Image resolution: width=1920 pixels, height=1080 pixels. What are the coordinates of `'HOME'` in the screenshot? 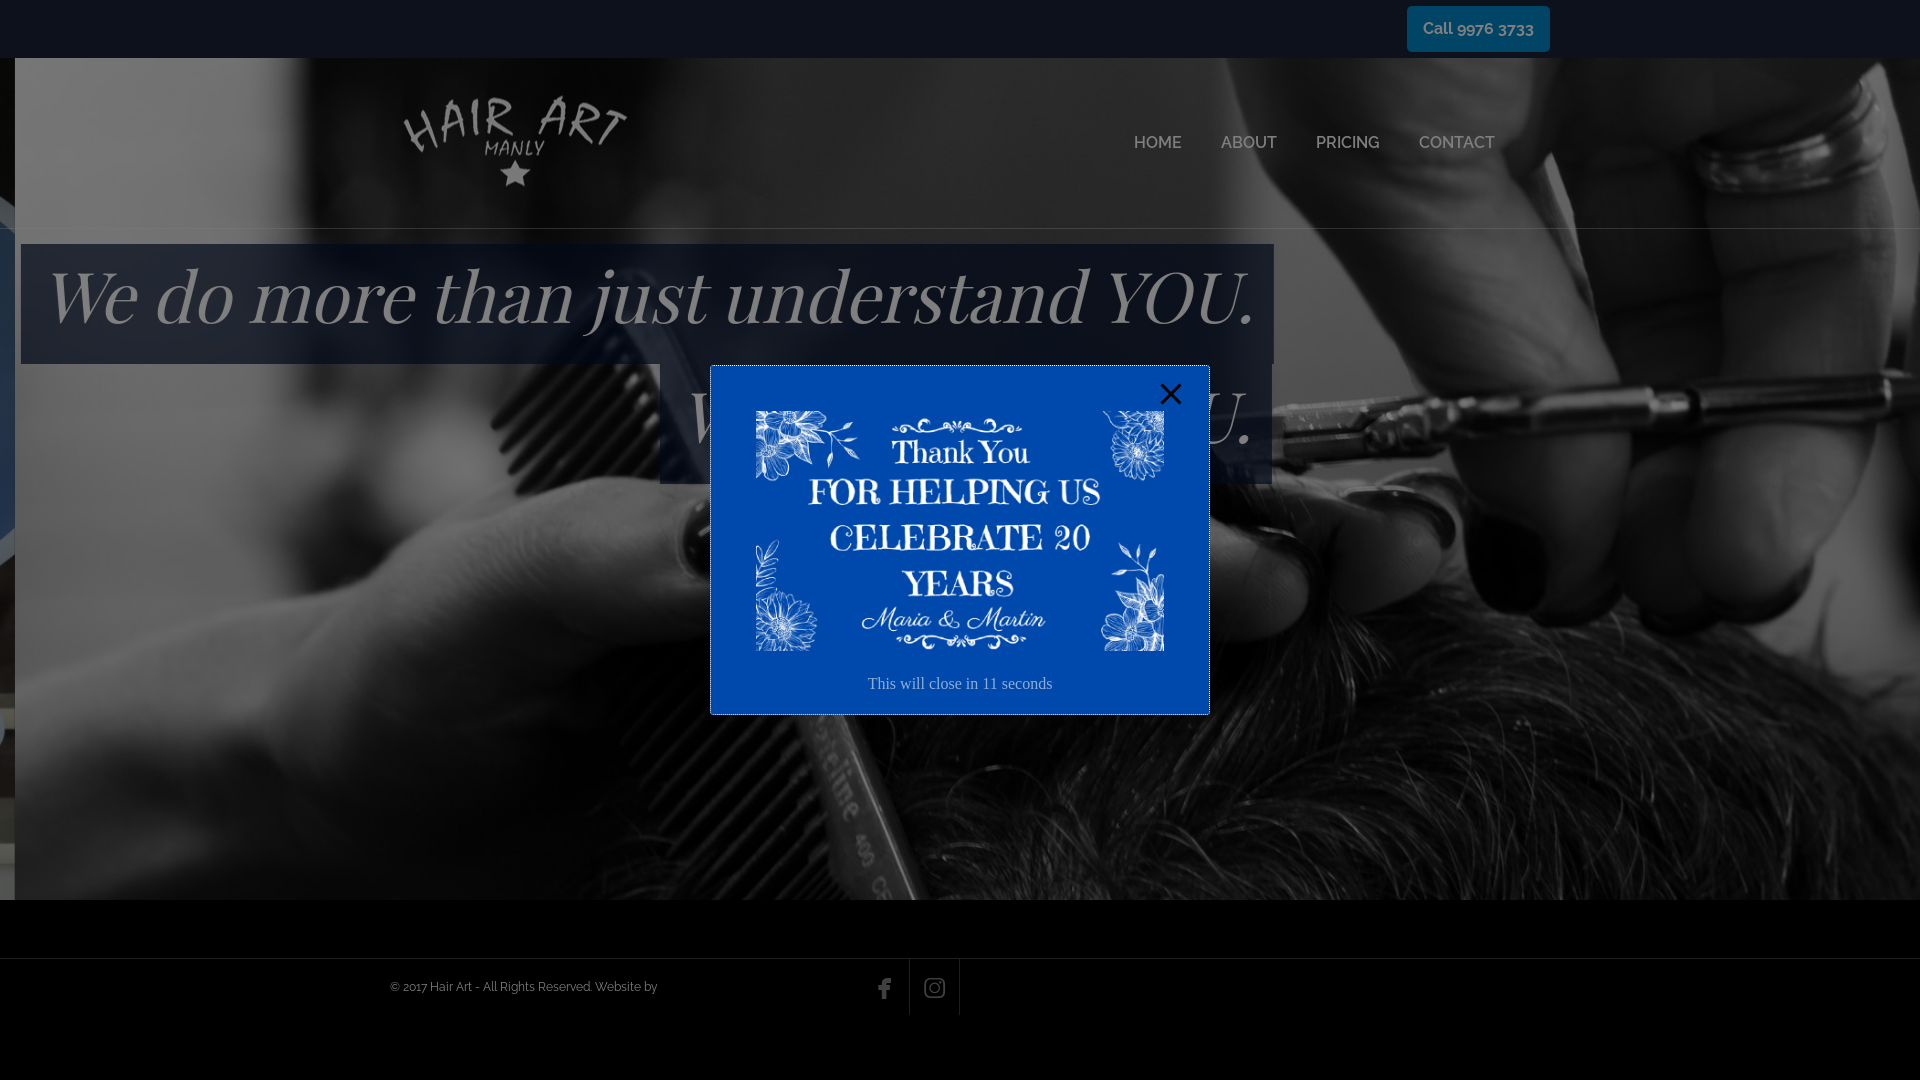 It's located at (1157, 141).